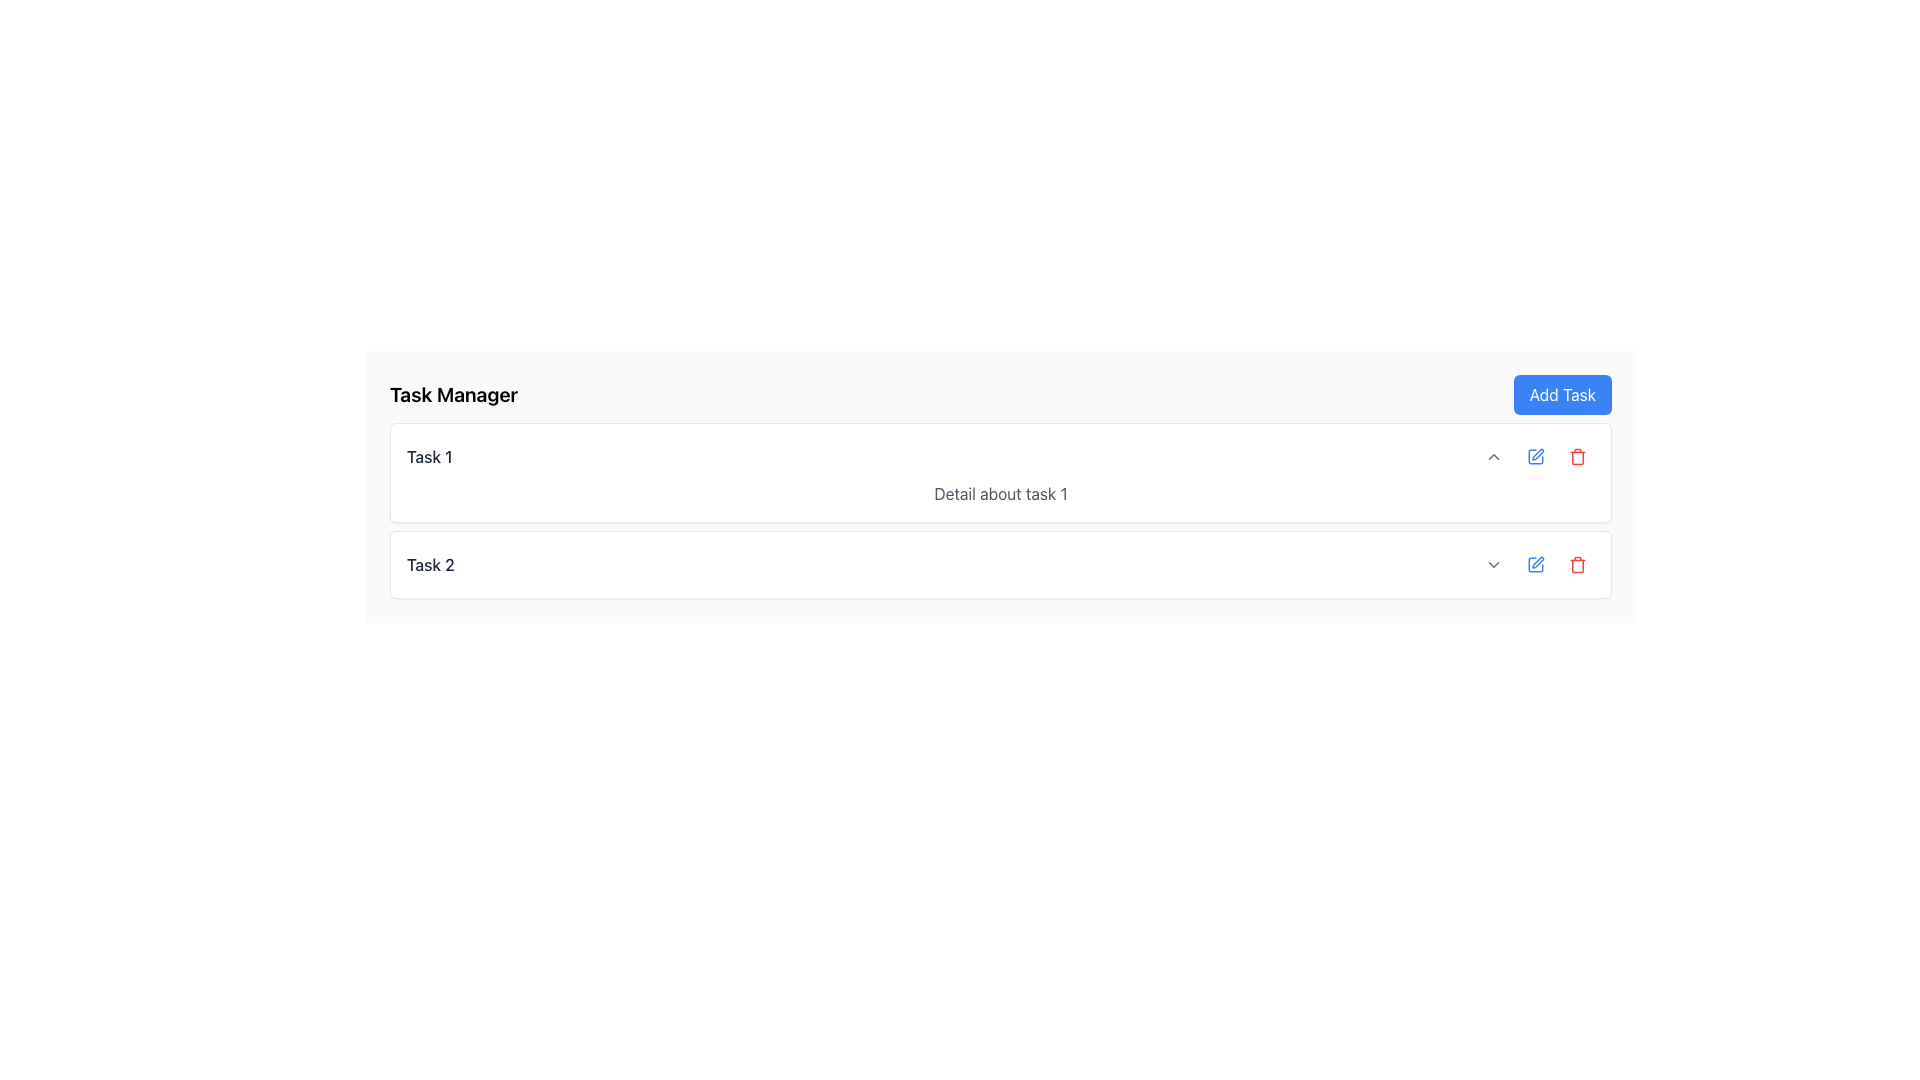 This screenshot has width=1920, height=1080. Describe the element at coordinates (1493, 564) in the screenshot. I see `the downward-pointing chevron icon` at that location.